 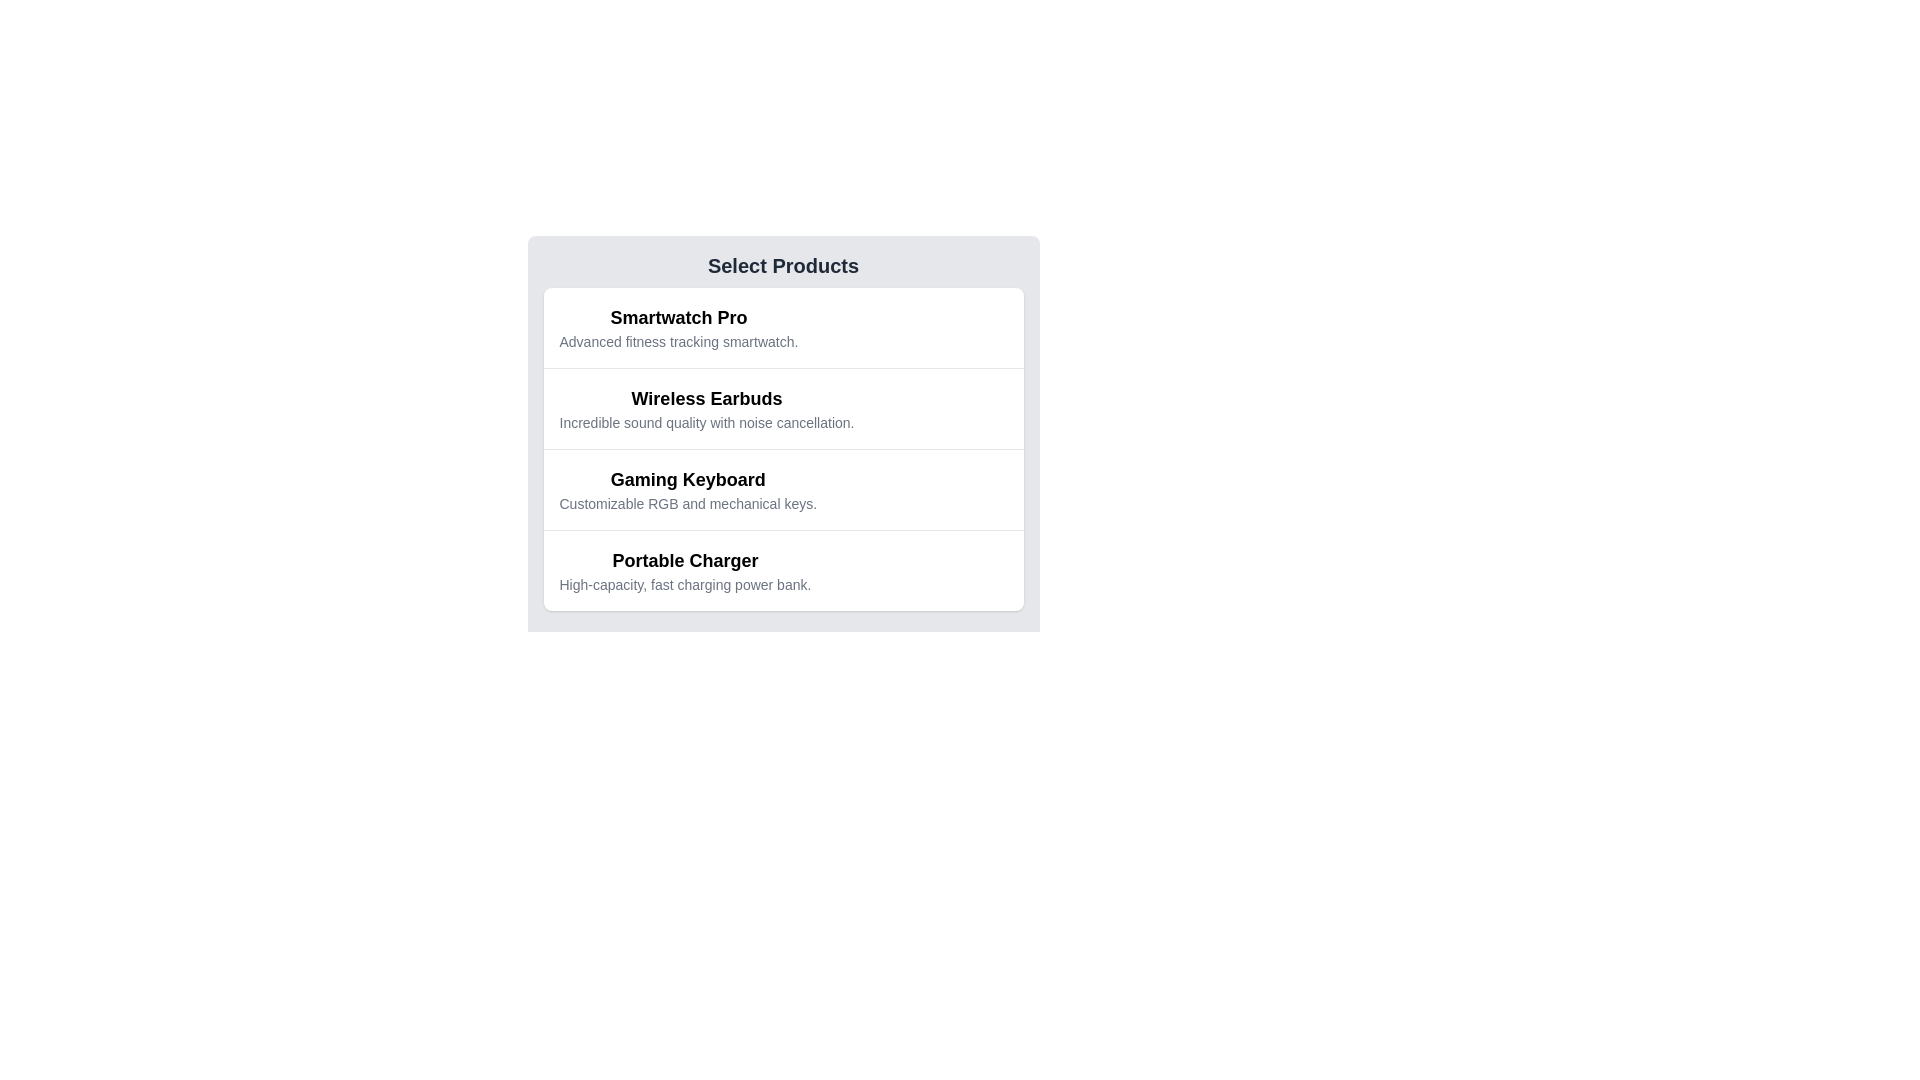 I want to click on the text label 'Wireless Earbuds' which is styled in bold and positioned at the top-center of the interface, above the subtitle 'Incredible sound quality with noise cancellation.', so click(x=706, y=398).